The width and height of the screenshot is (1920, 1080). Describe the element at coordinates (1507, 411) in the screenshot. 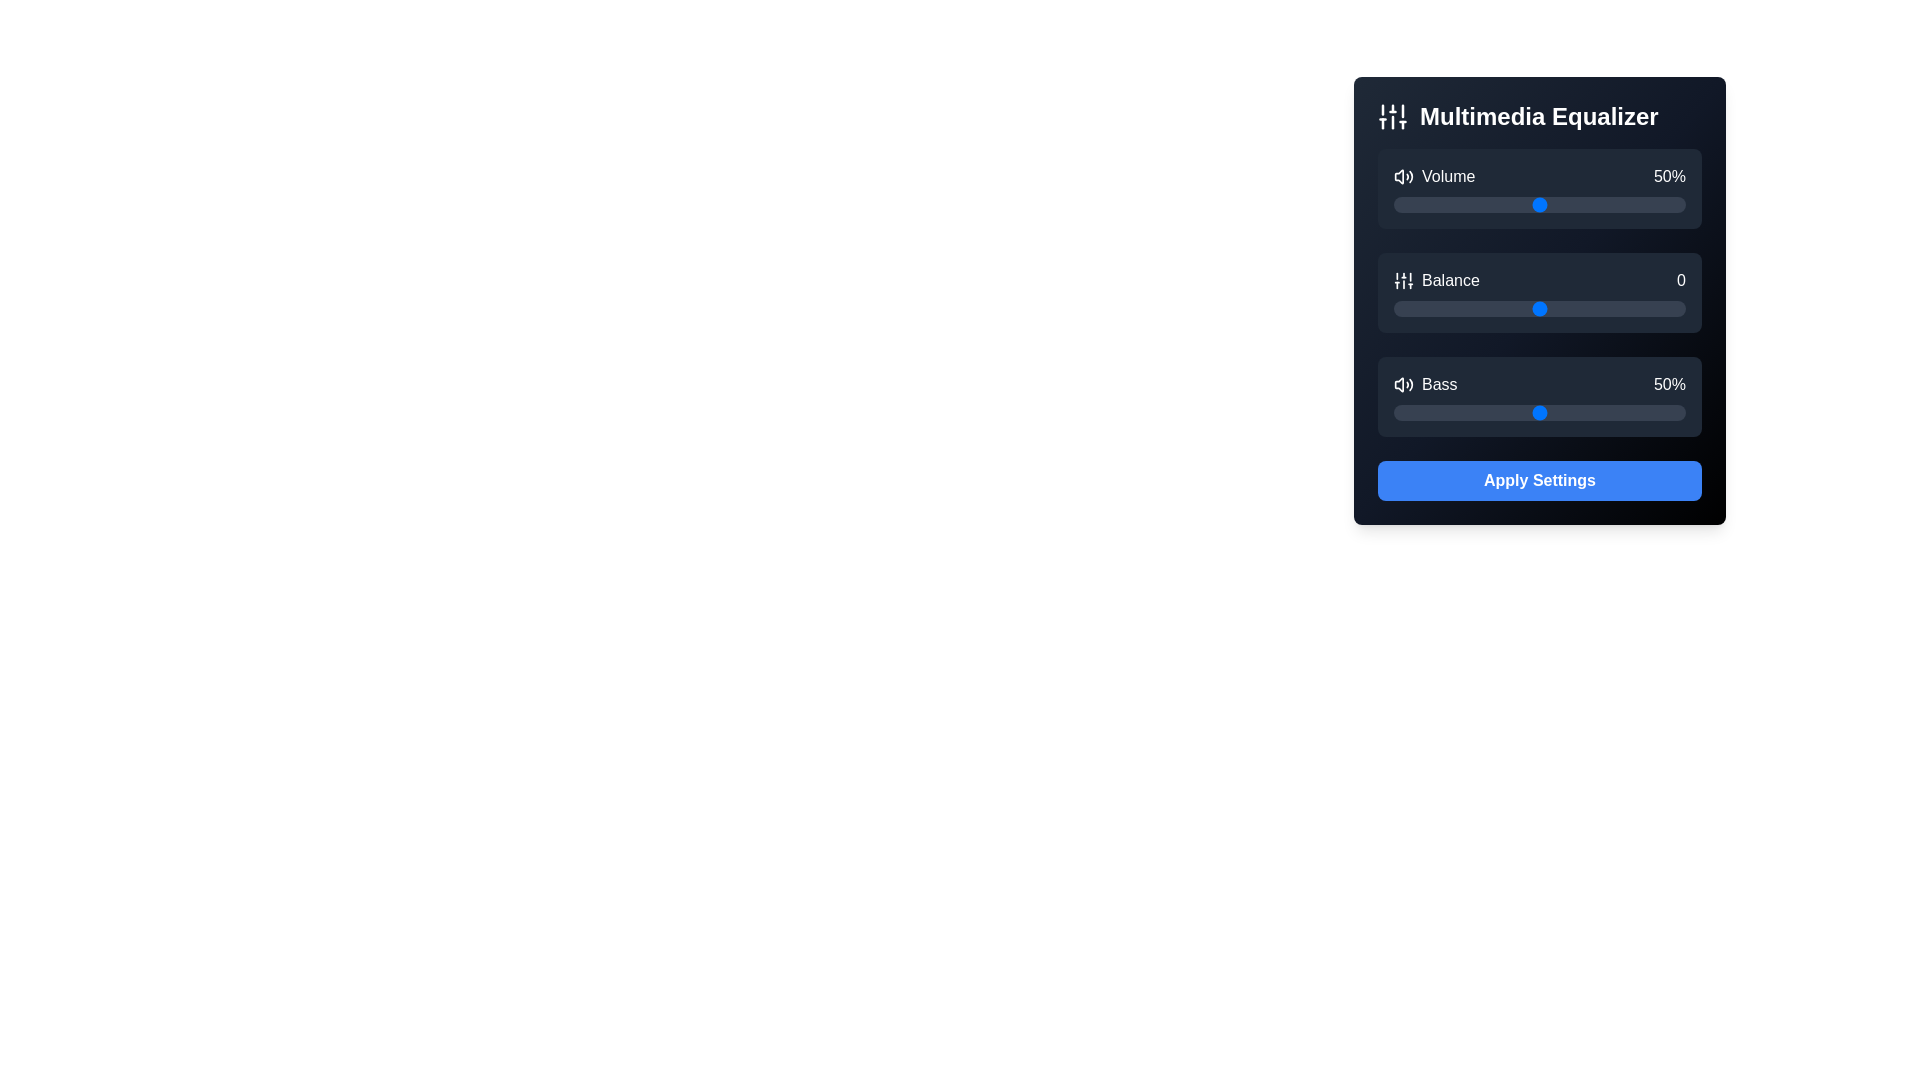

I see `bass level` at that location.